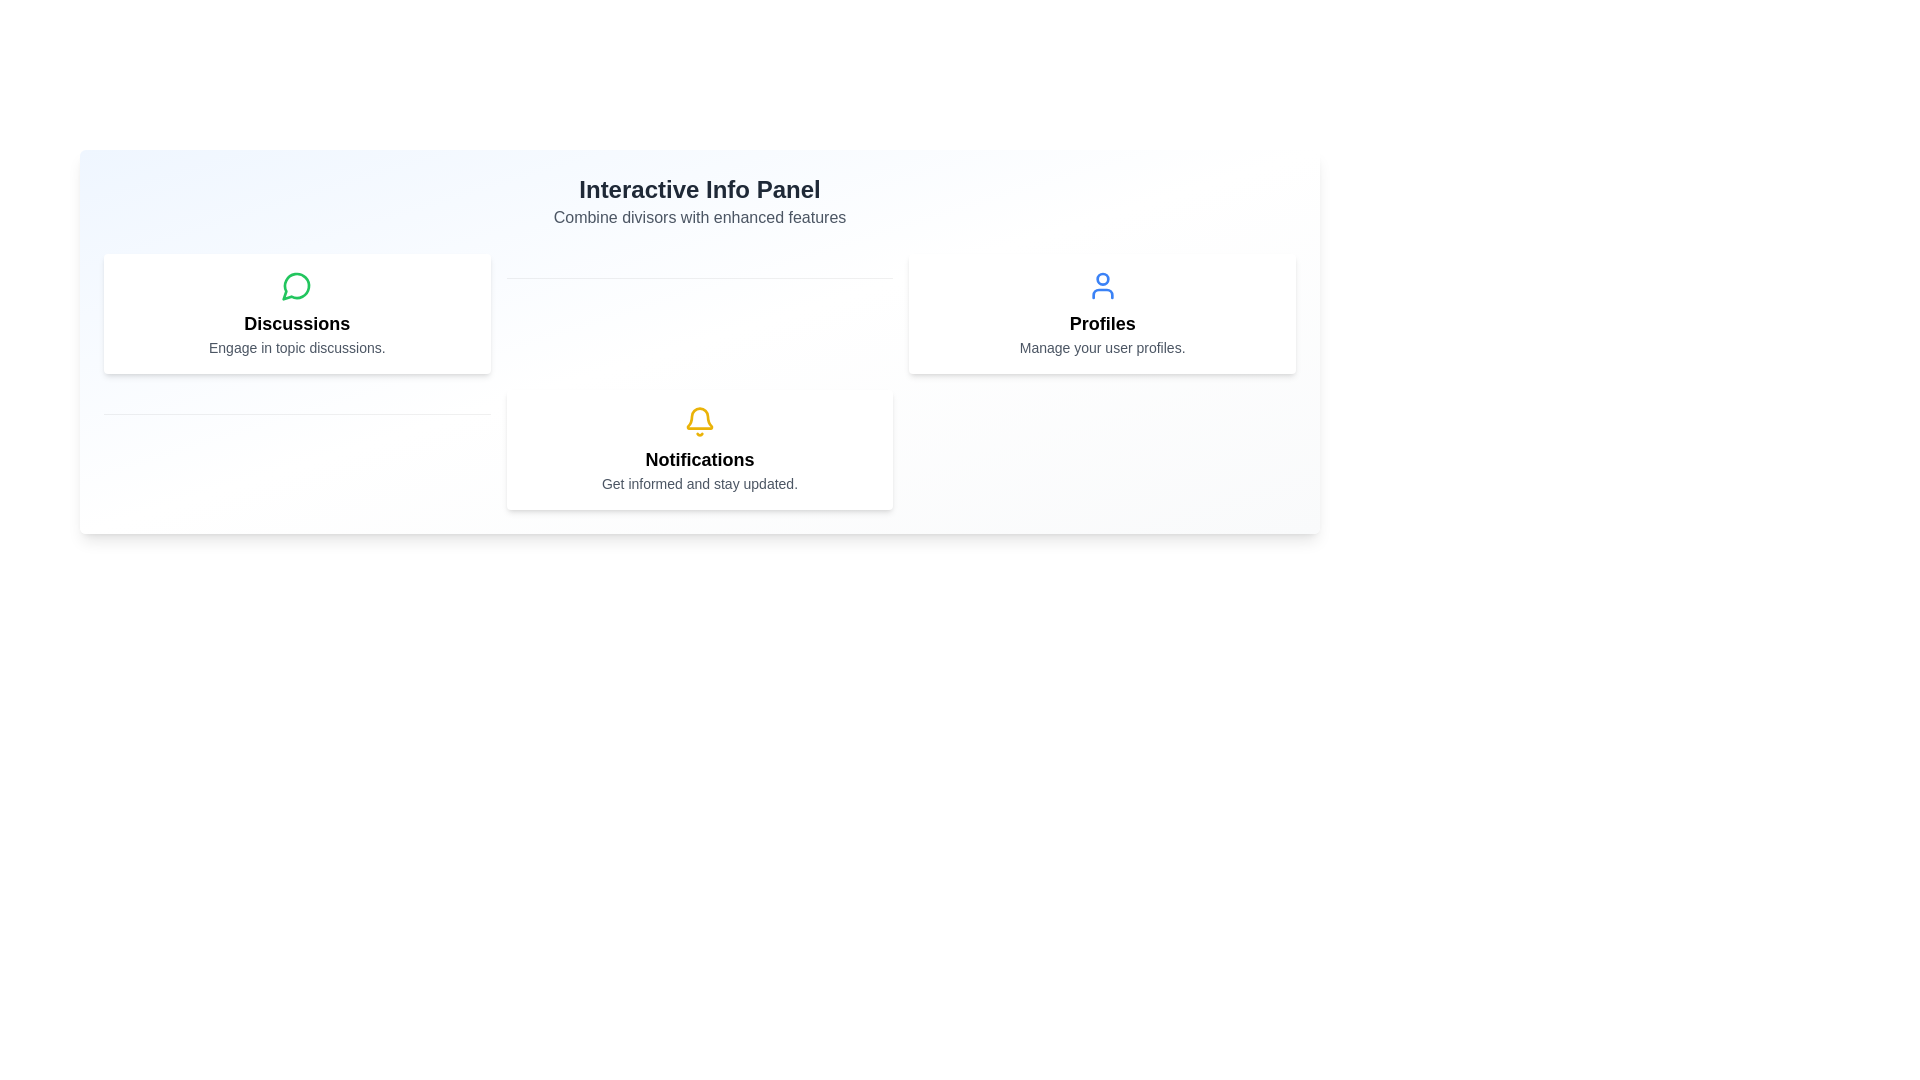 This screenshot has width=1920, height=1080. What do you see at coordinates (700, 420) in the screenshot?
I see `the yellow outlined bell-shaped notification icon, which is located on the white card labeled 'Notifications' in the lower part of the main interface, positioned above the text 'Get informed and stay updated.'` at bounding box center [700, 420].